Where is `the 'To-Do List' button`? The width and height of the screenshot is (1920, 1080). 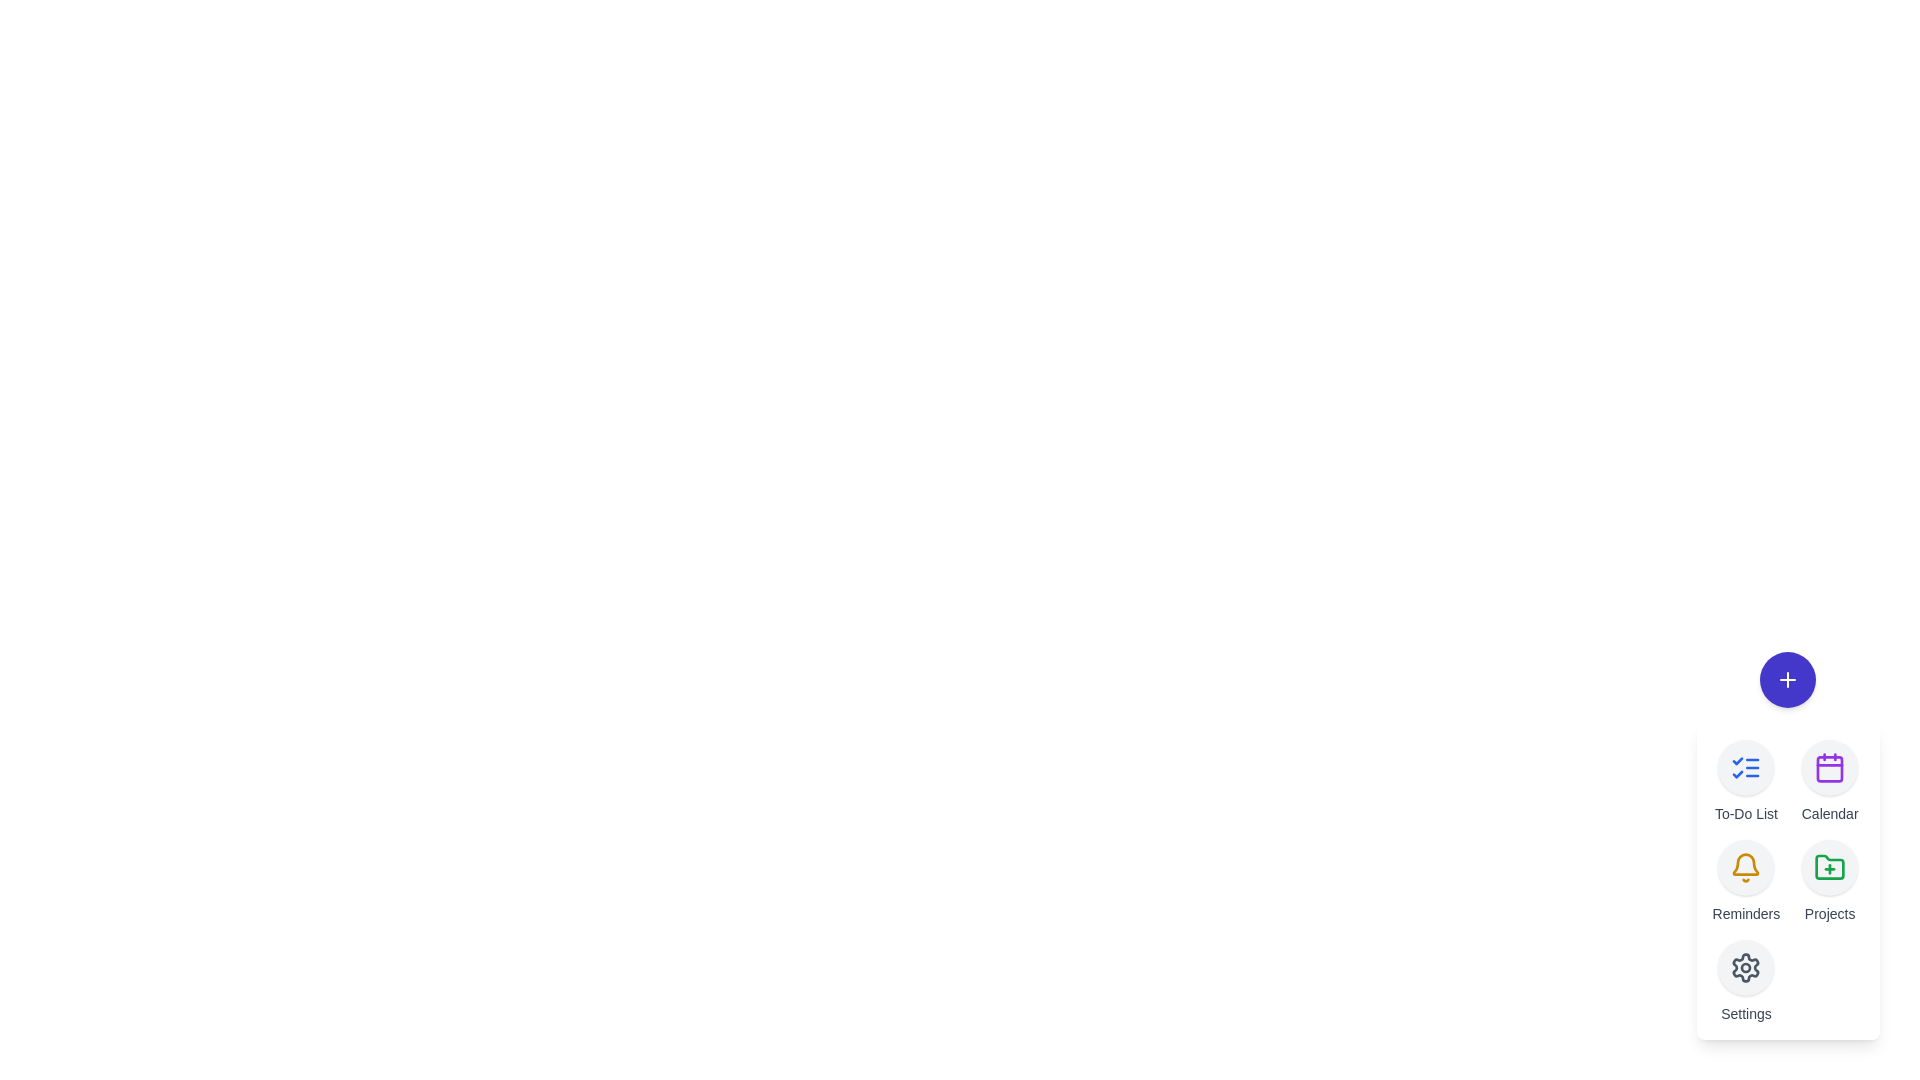
the 'To-Do List' button is located at coordinates (1745, 766).